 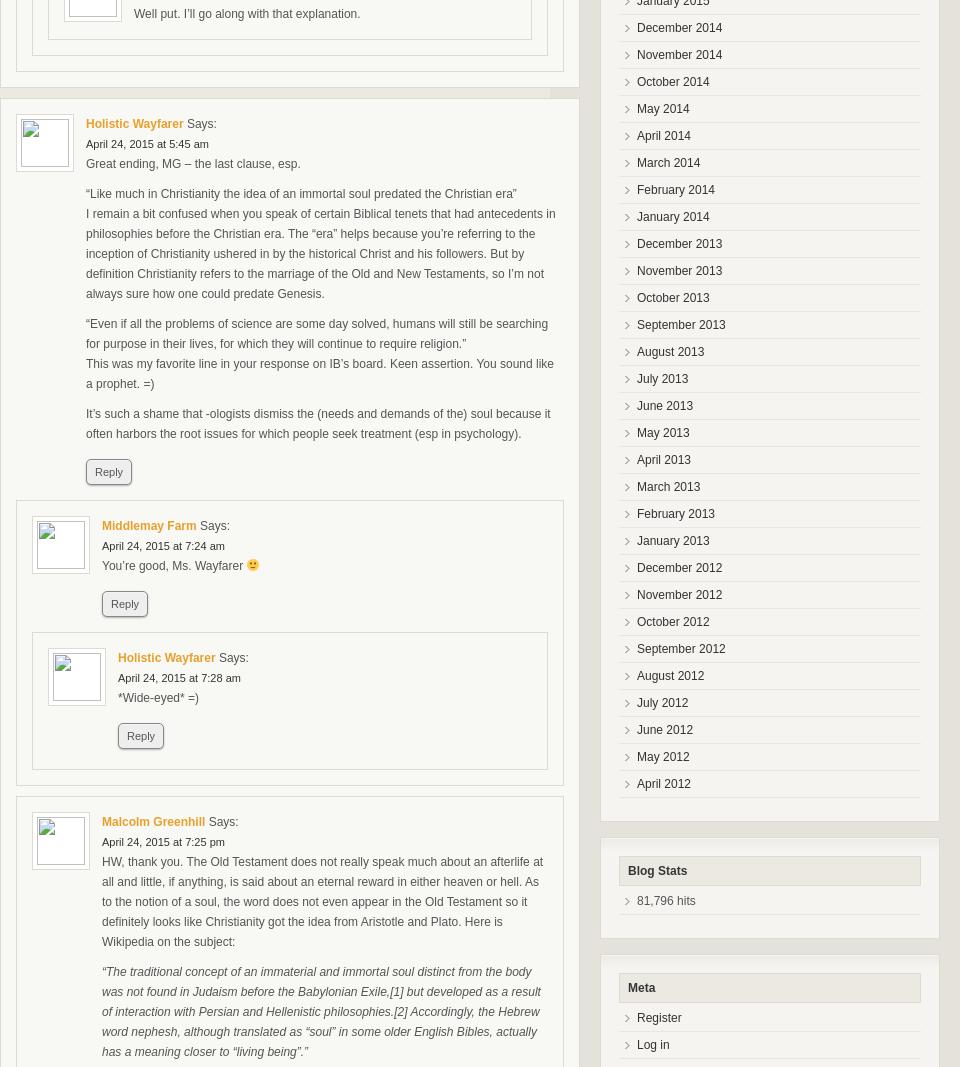 What do you see at coordinates (101, 902) in the screenshot?
I see `'HW, thank you. The Old Testament does not really speak much about an afterlife at all and little, if anything, is said about an eternal reward in either heaven or hell. As to the notion of a soul, the word does not even appear in the Old Testament so it definitely looks like Christianity got the idea from Aristotle and Plato. Here is Wikipedia on the subject:'` at bounding box center [101, 902].